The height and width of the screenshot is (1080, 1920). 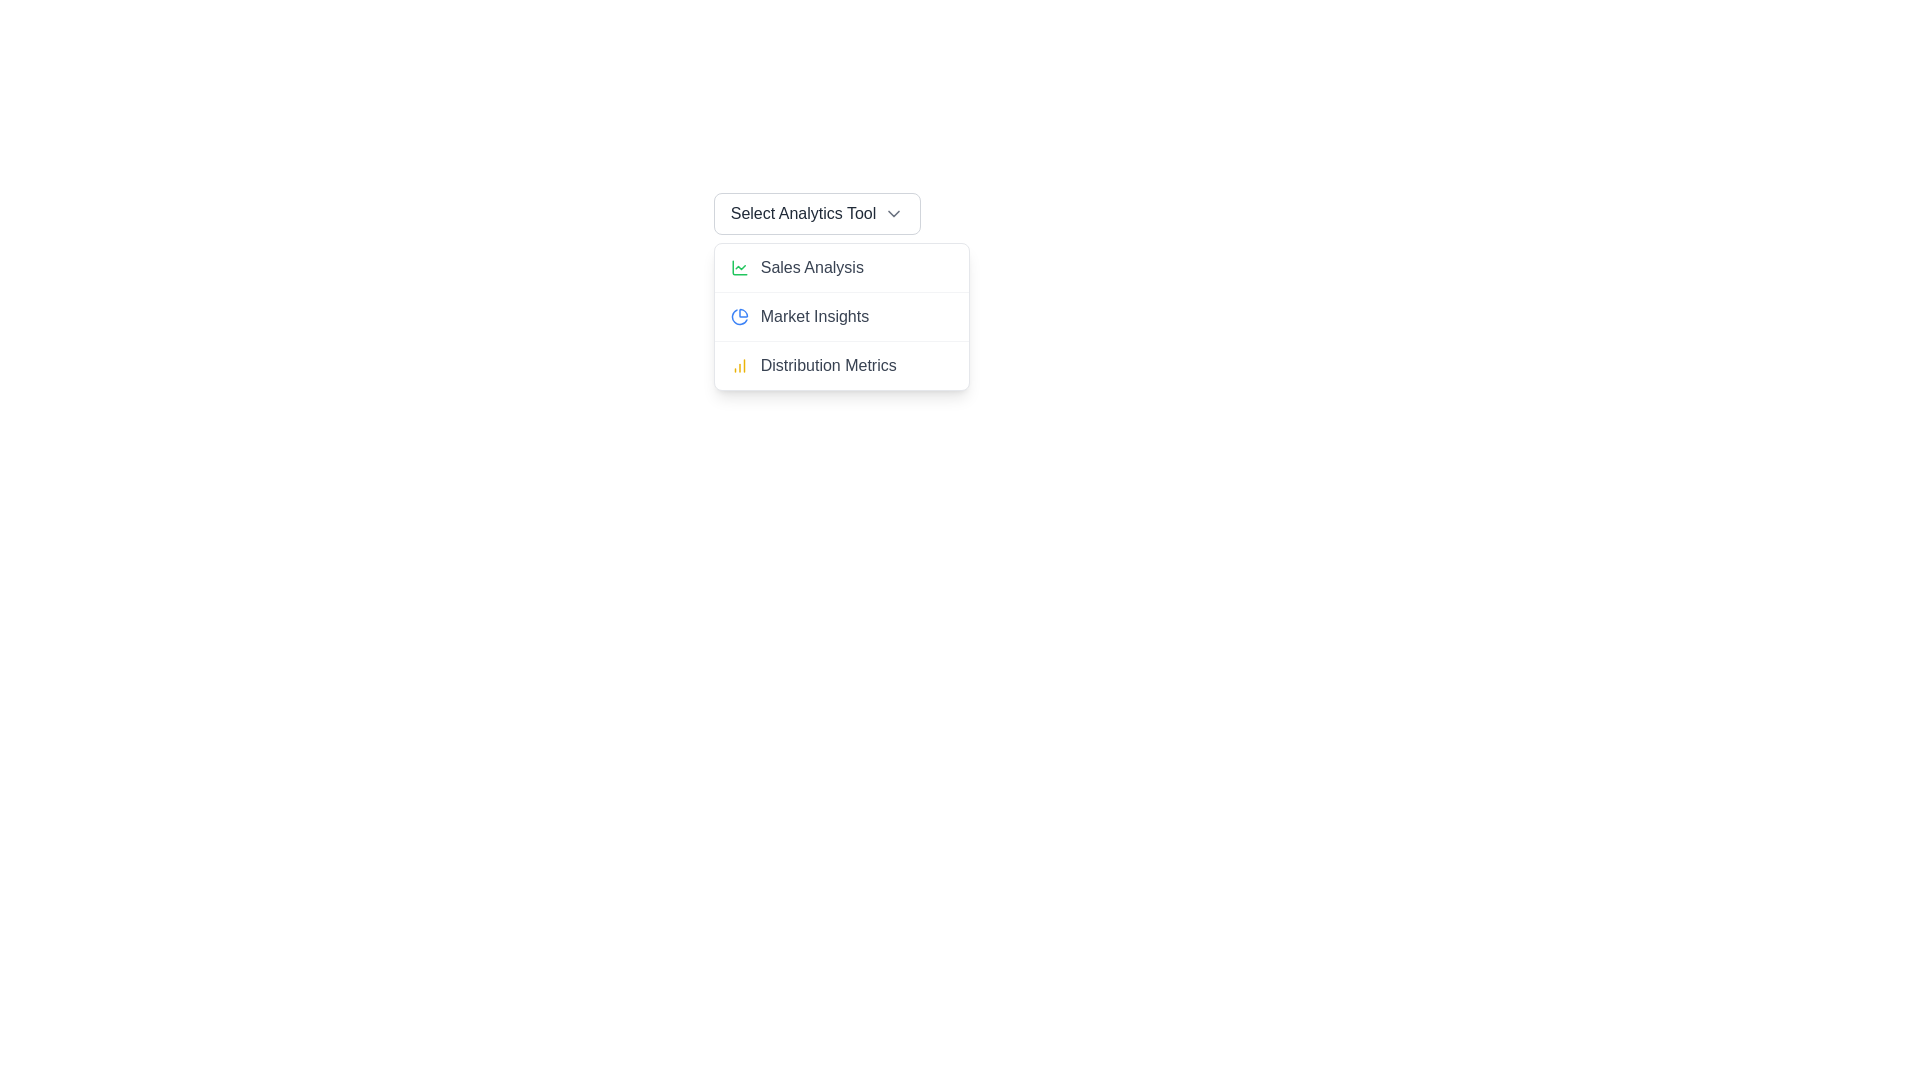 What do you see at coordinates (841, 266) in the screenshot?
I see `the topmost menu item labeled 'Sales Analysis' in the vertical menu` at bounding box center [841, 266].